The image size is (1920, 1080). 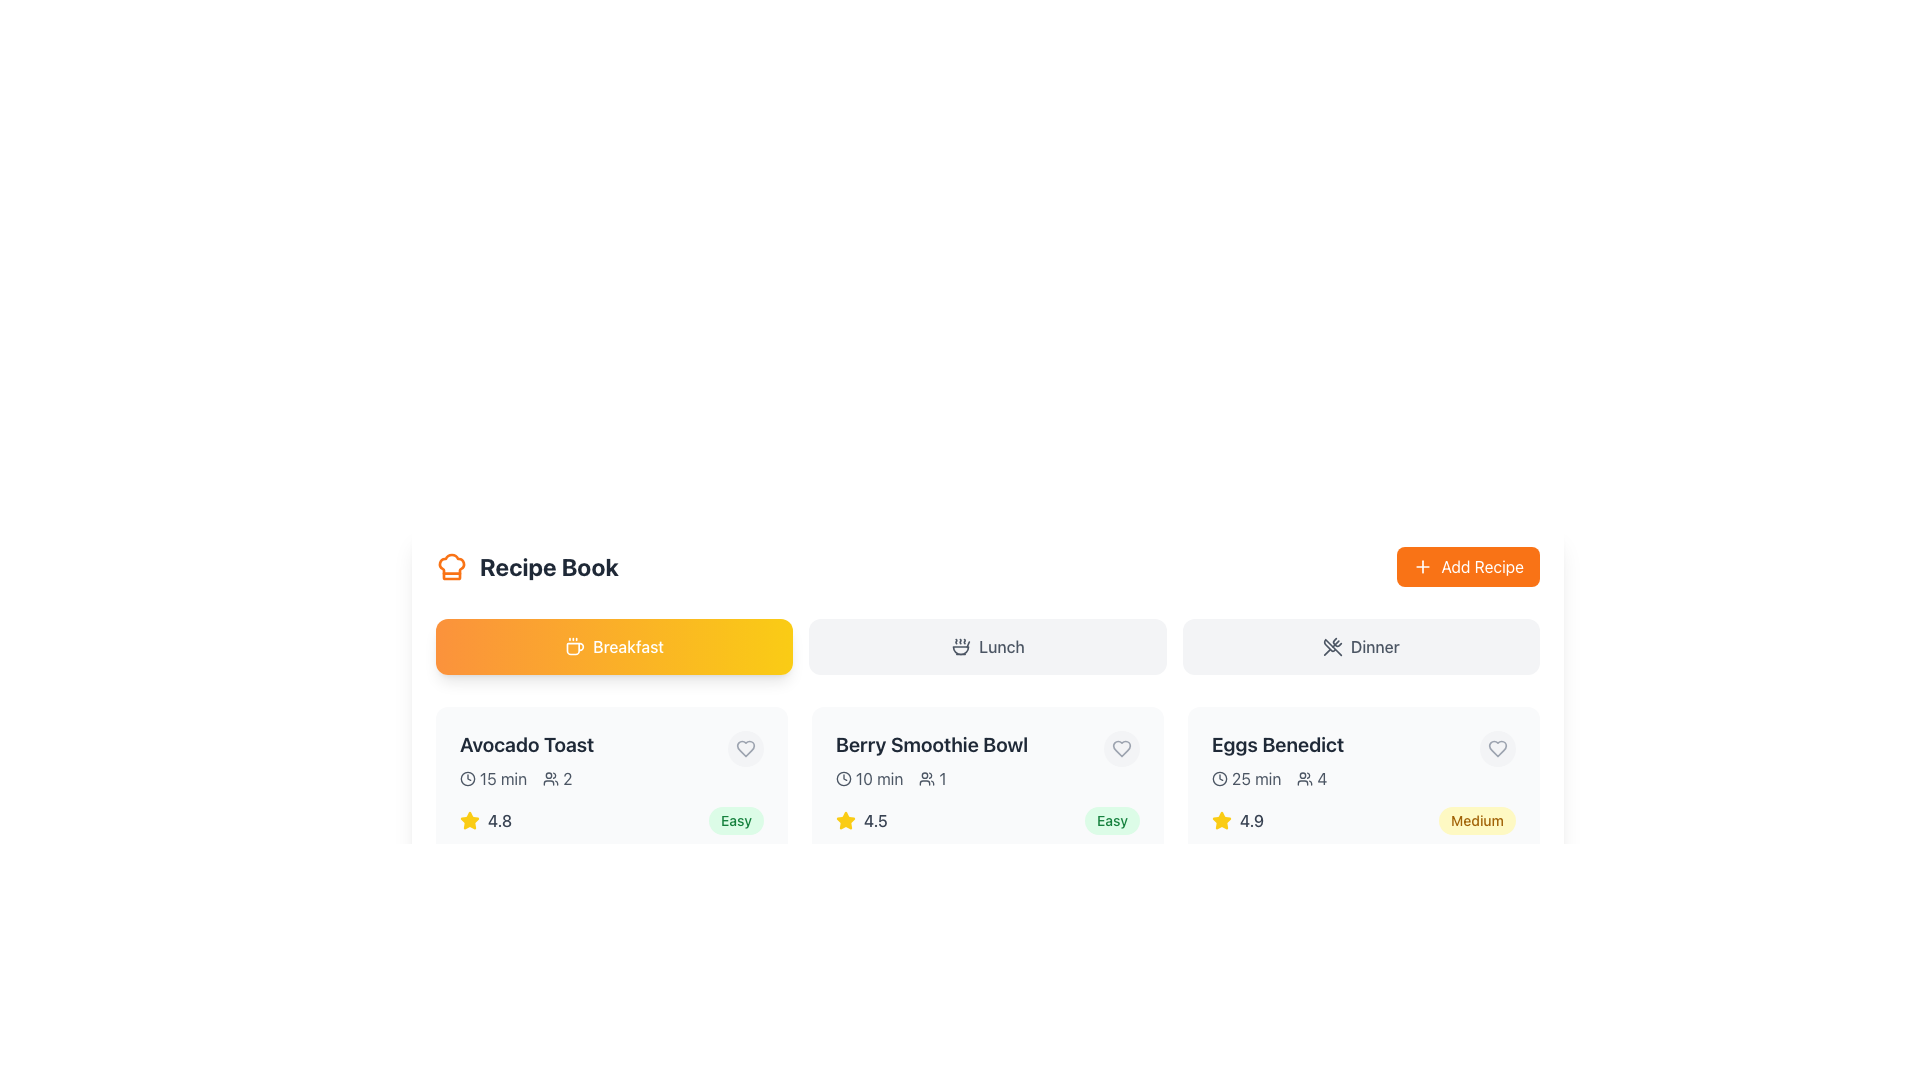 I want to click on the average rating score text label for the 'Avocado Toast' recipe, located to the right of the yellow star icon within the rating indicator of the first recipe card in the 'Recipe Book' section, so click(x=499, y=821).